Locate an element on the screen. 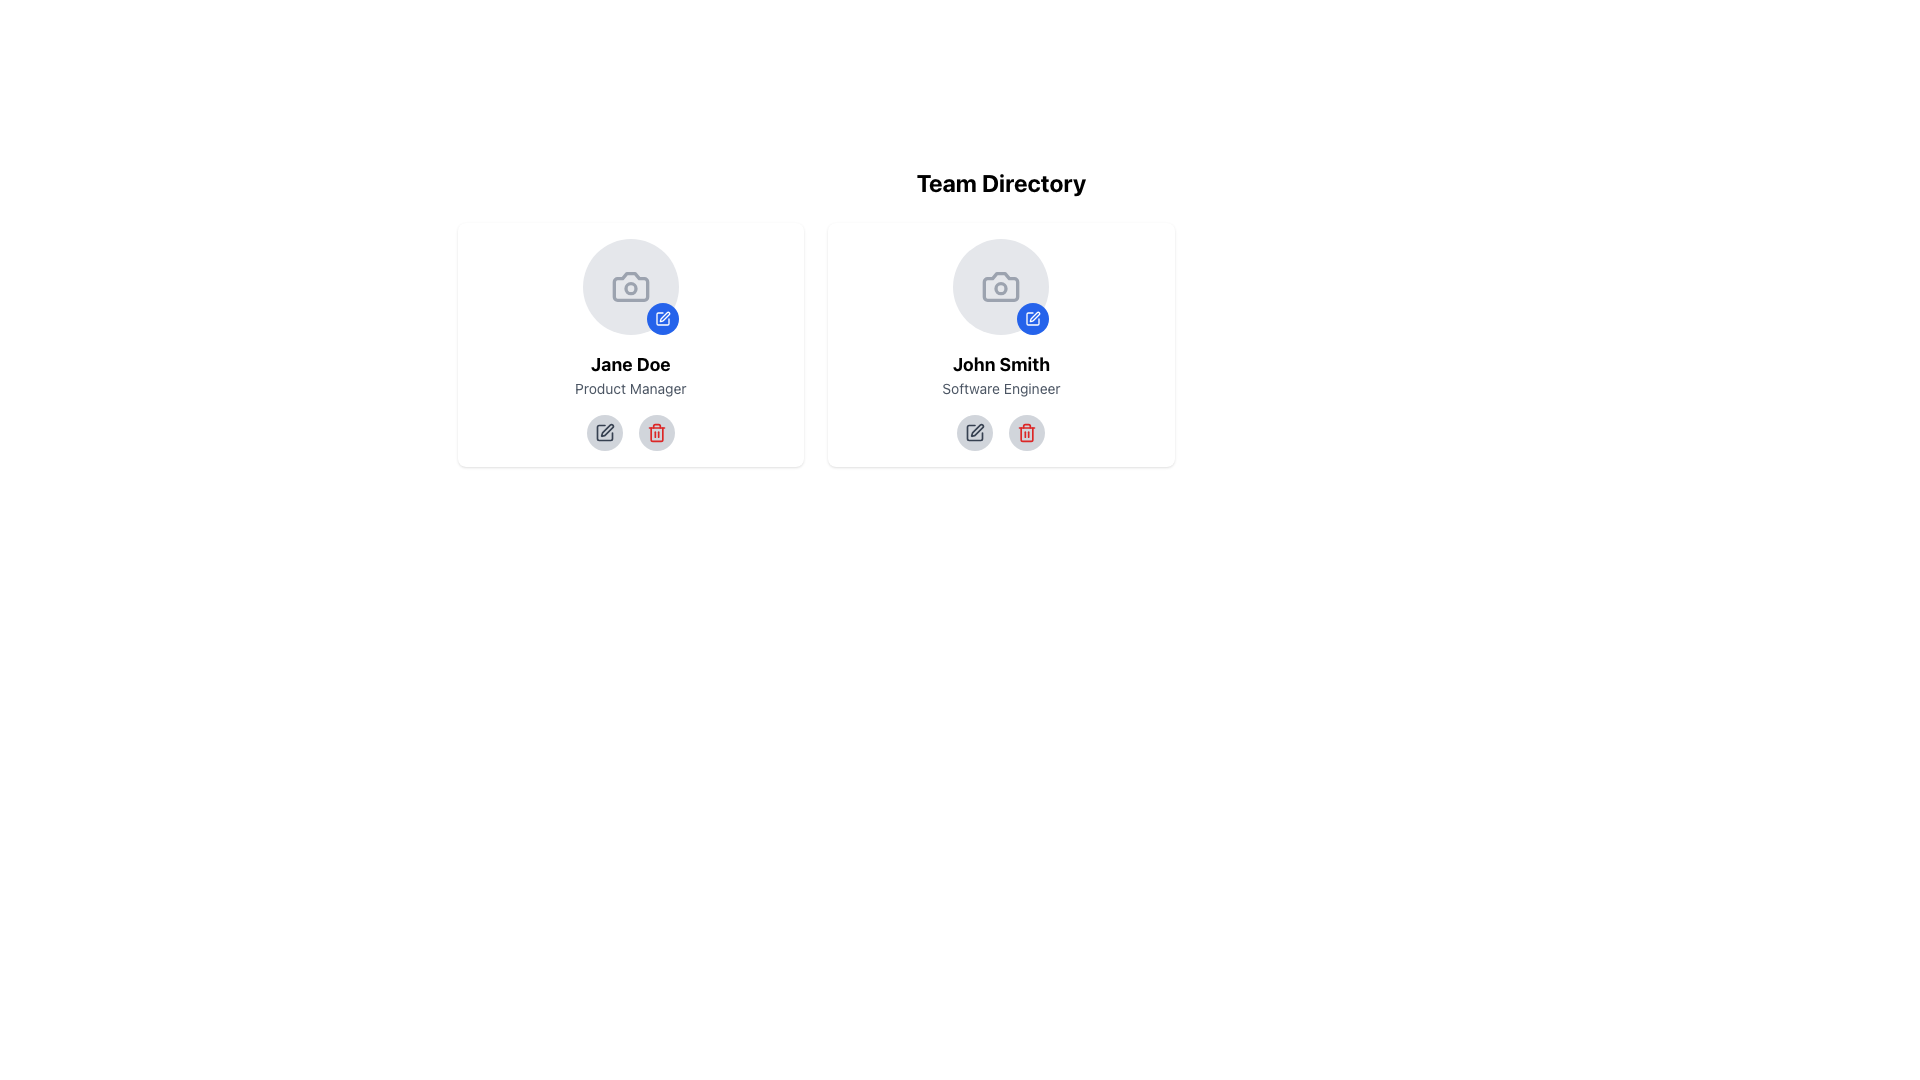  the text label displaying the name 'John Smith', which is styled in bold and positioned on the user profile card, located below the profile image and above the job title is located at coordinates (1001, 365).